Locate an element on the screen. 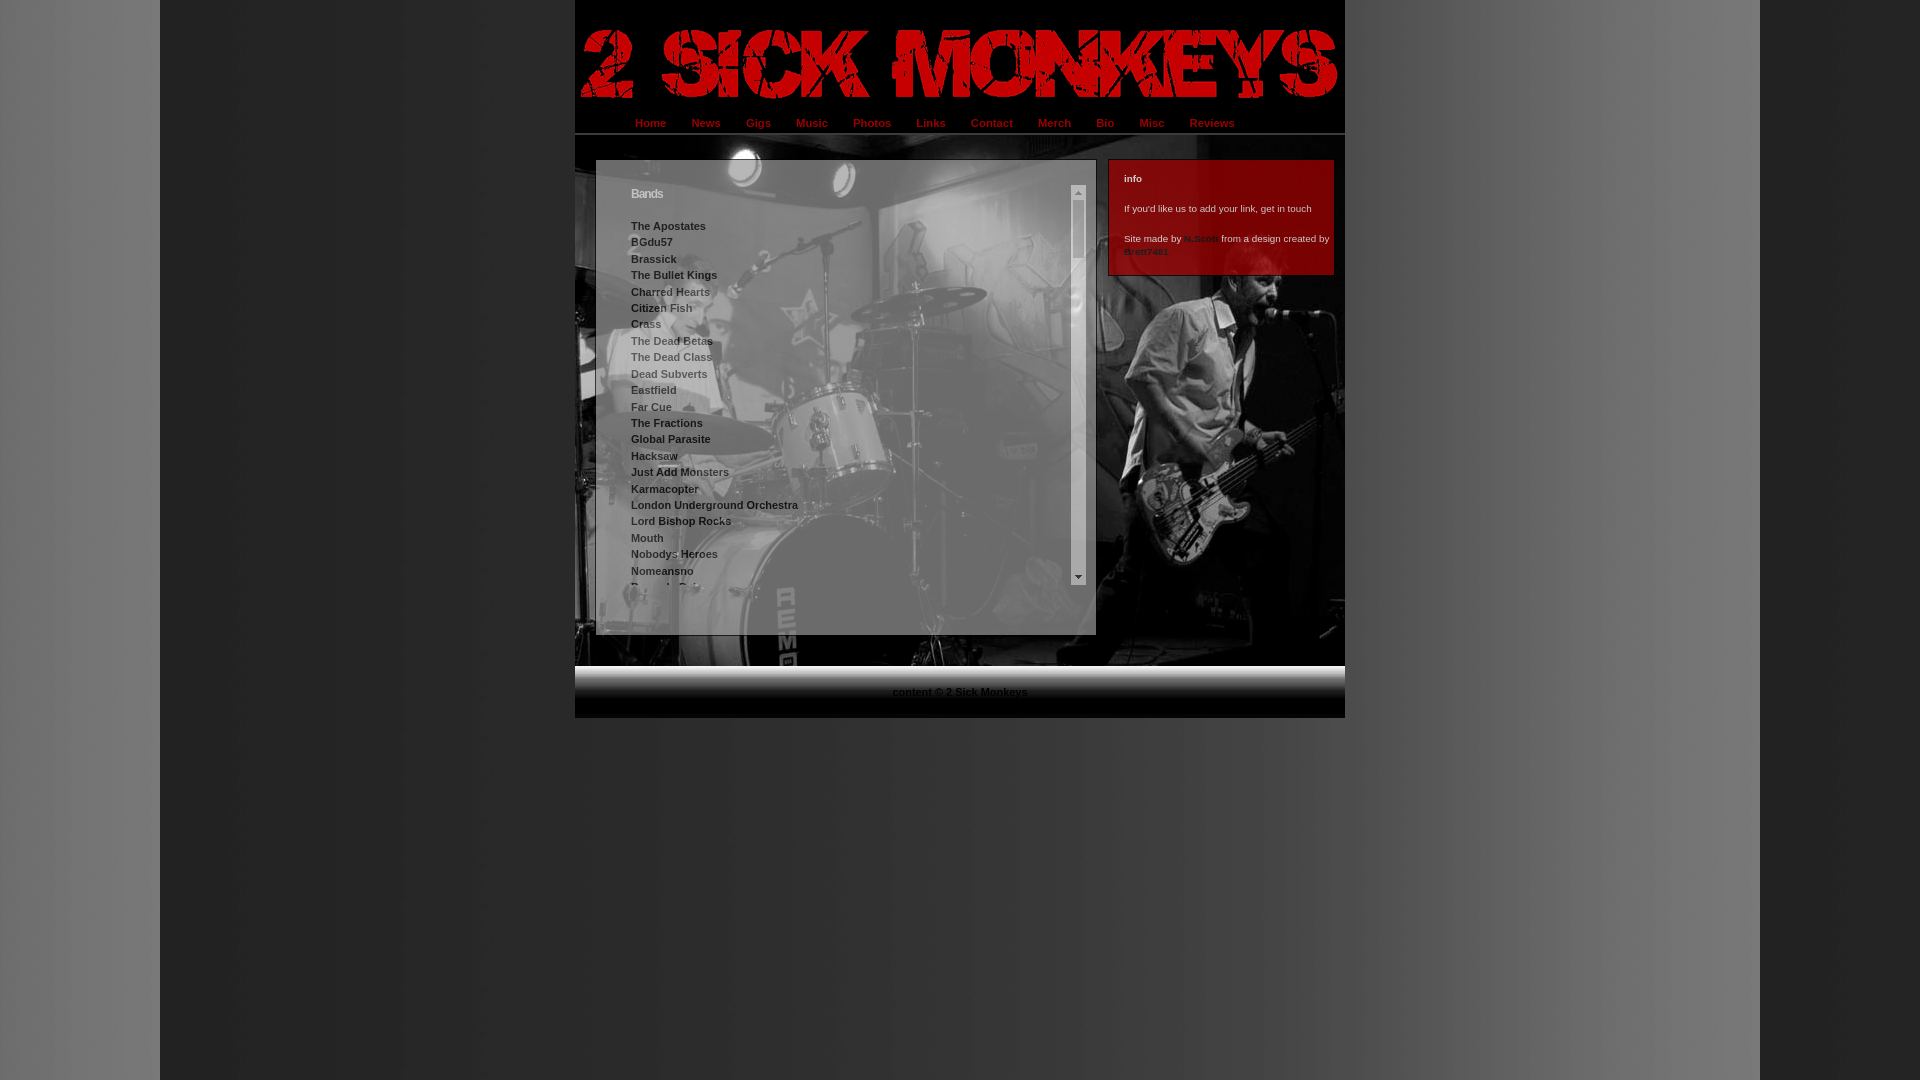 The height and width of the screenshot is (1080, 1920). 'News' is located at coordinates (708, 122).